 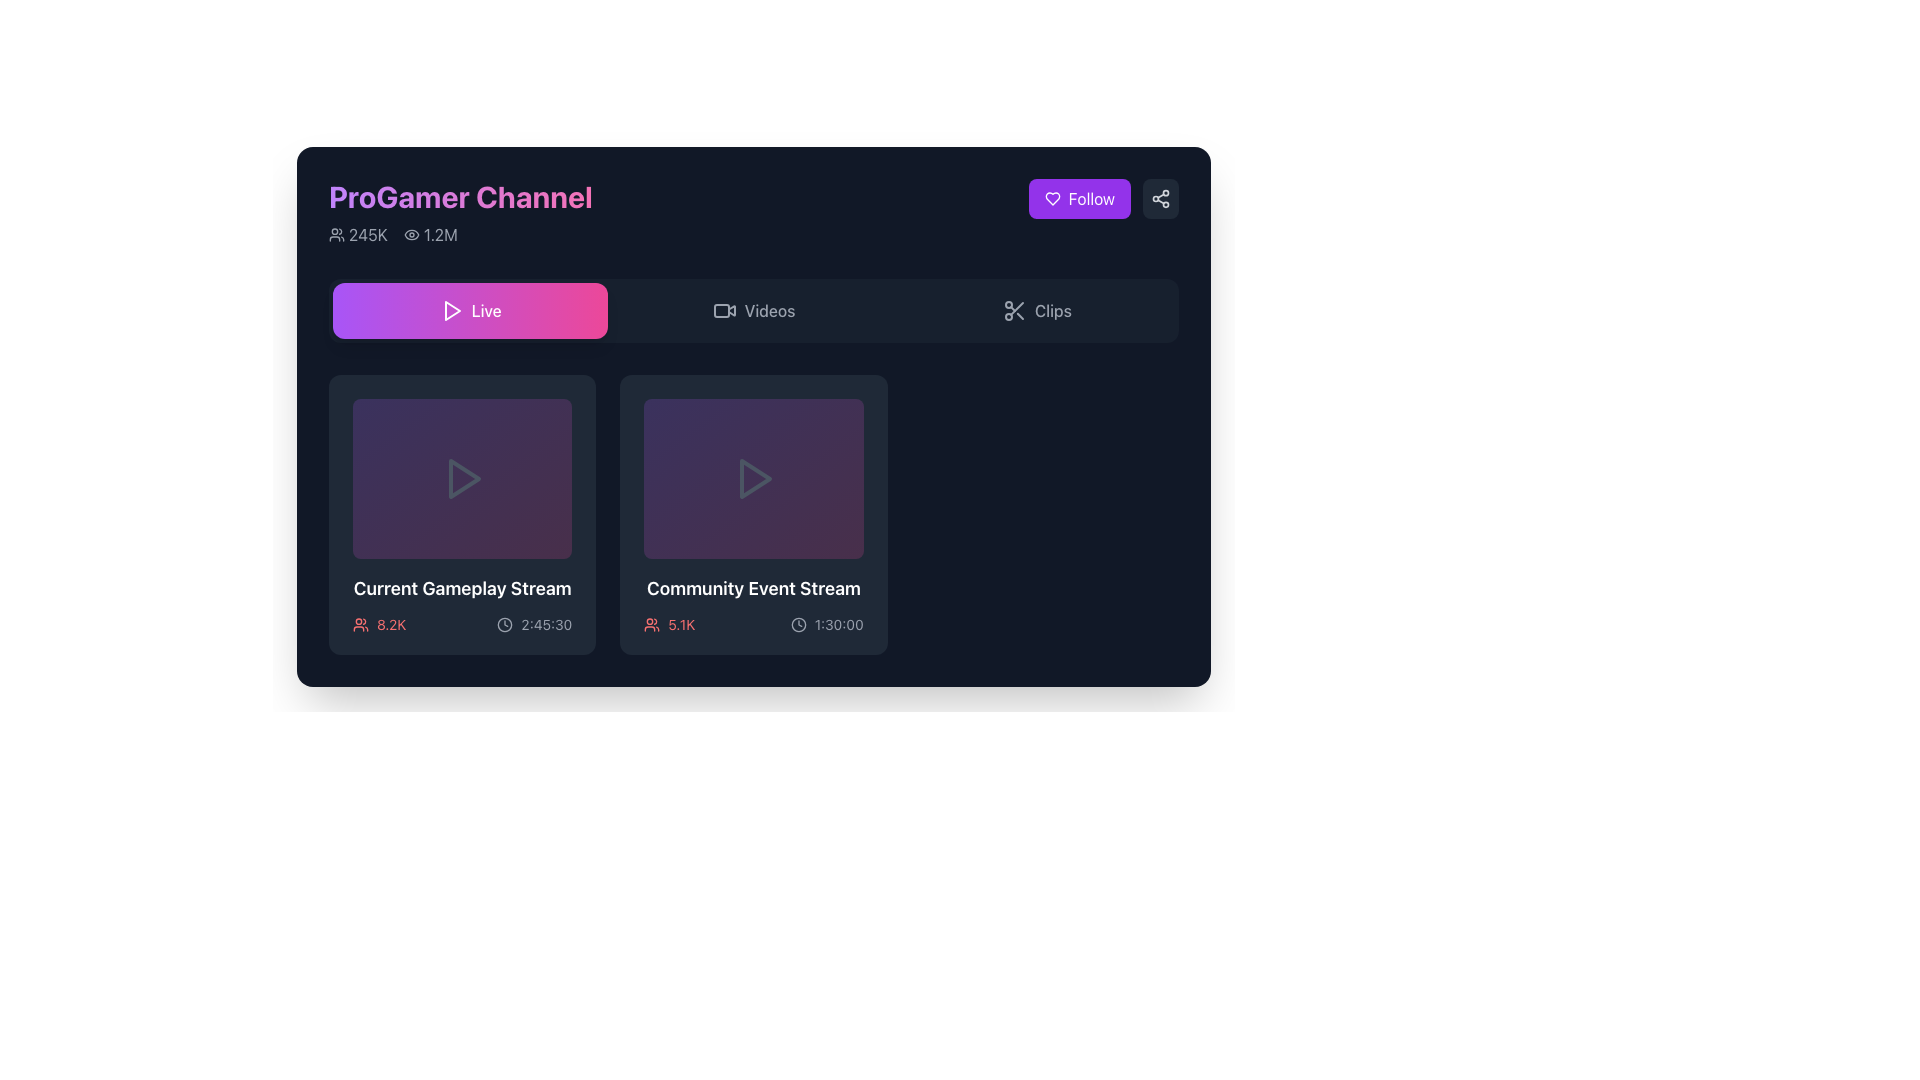 What do you see at coordinates (379, 623) in the screenshot?
I see `the viewership count displayed in the Statistical Display located below the video thumbnail for the 'Current Gameplay Stream'` at bounding box center [379, 623].